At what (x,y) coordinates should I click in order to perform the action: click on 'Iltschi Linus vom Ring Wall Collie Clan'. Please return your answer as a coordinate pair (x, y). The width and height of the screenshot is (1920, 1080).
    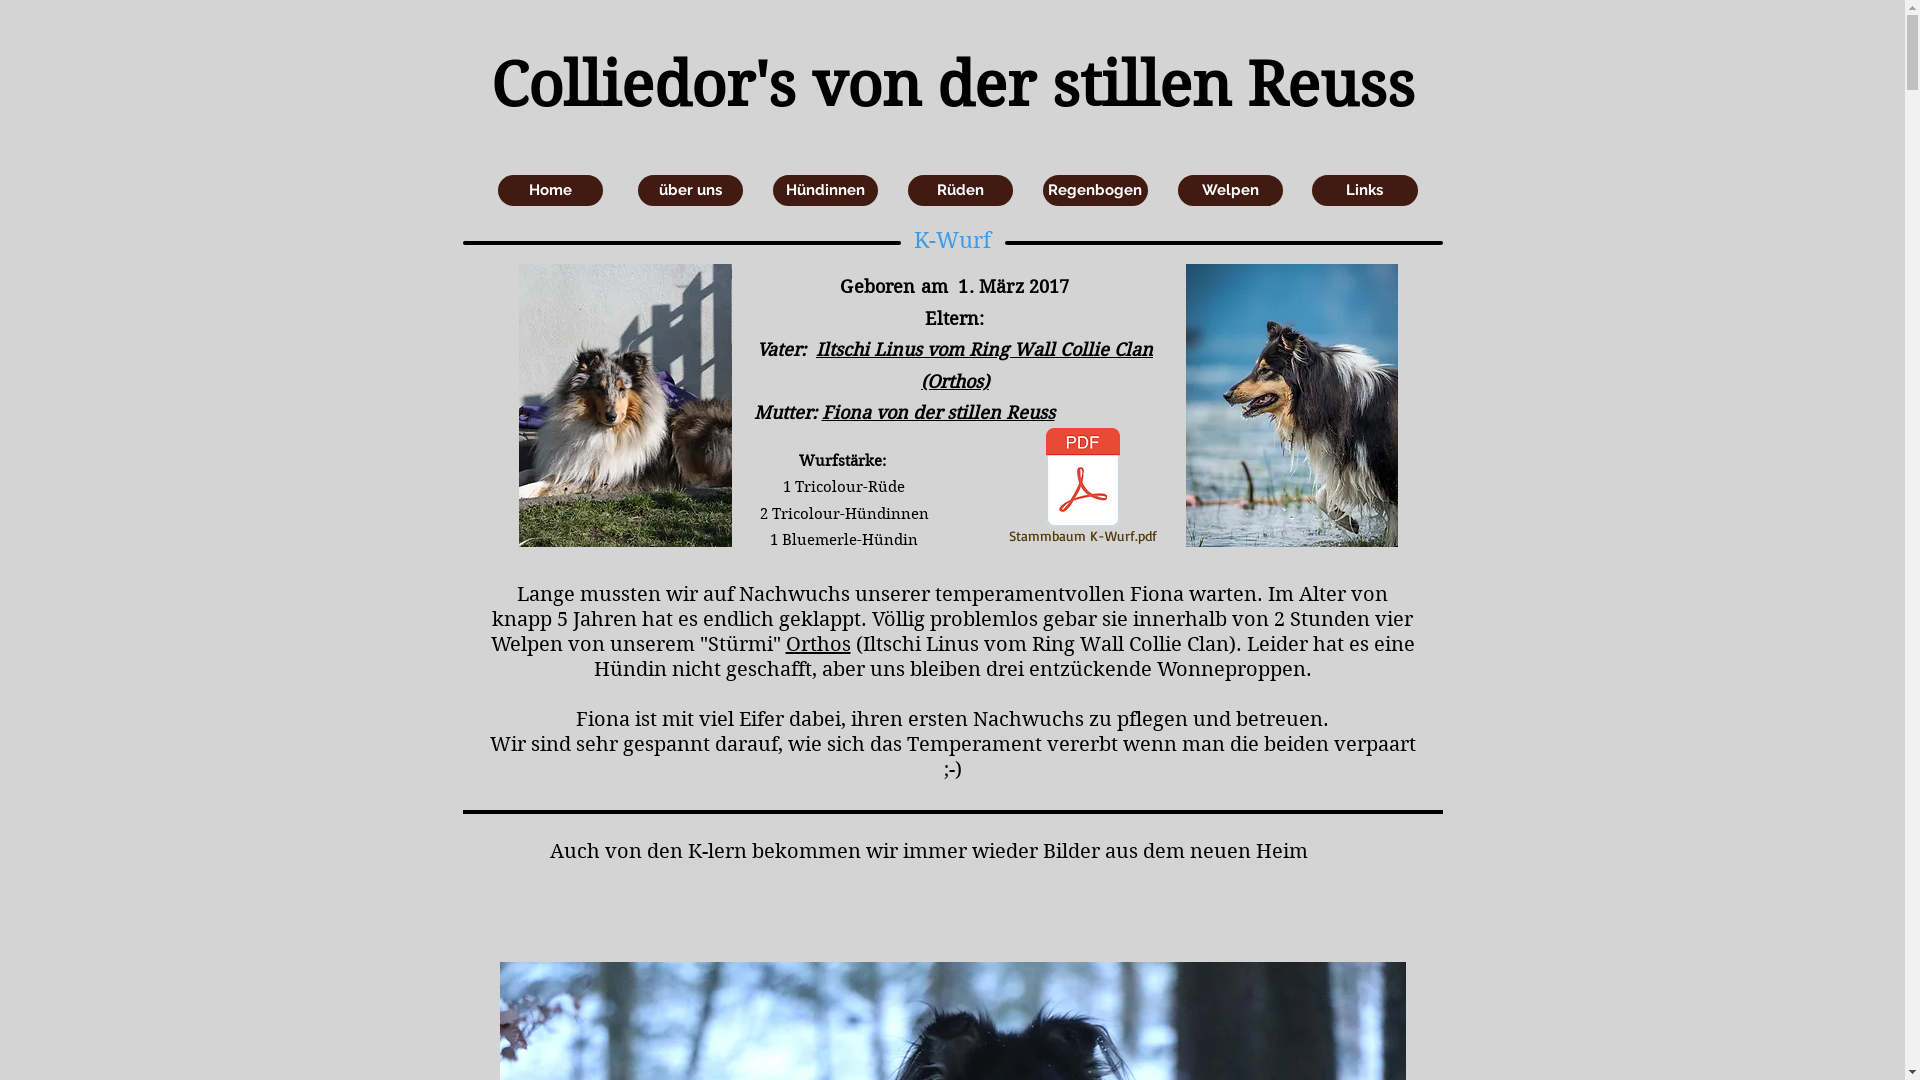
    Looking at the image, I should click on (984, 348).